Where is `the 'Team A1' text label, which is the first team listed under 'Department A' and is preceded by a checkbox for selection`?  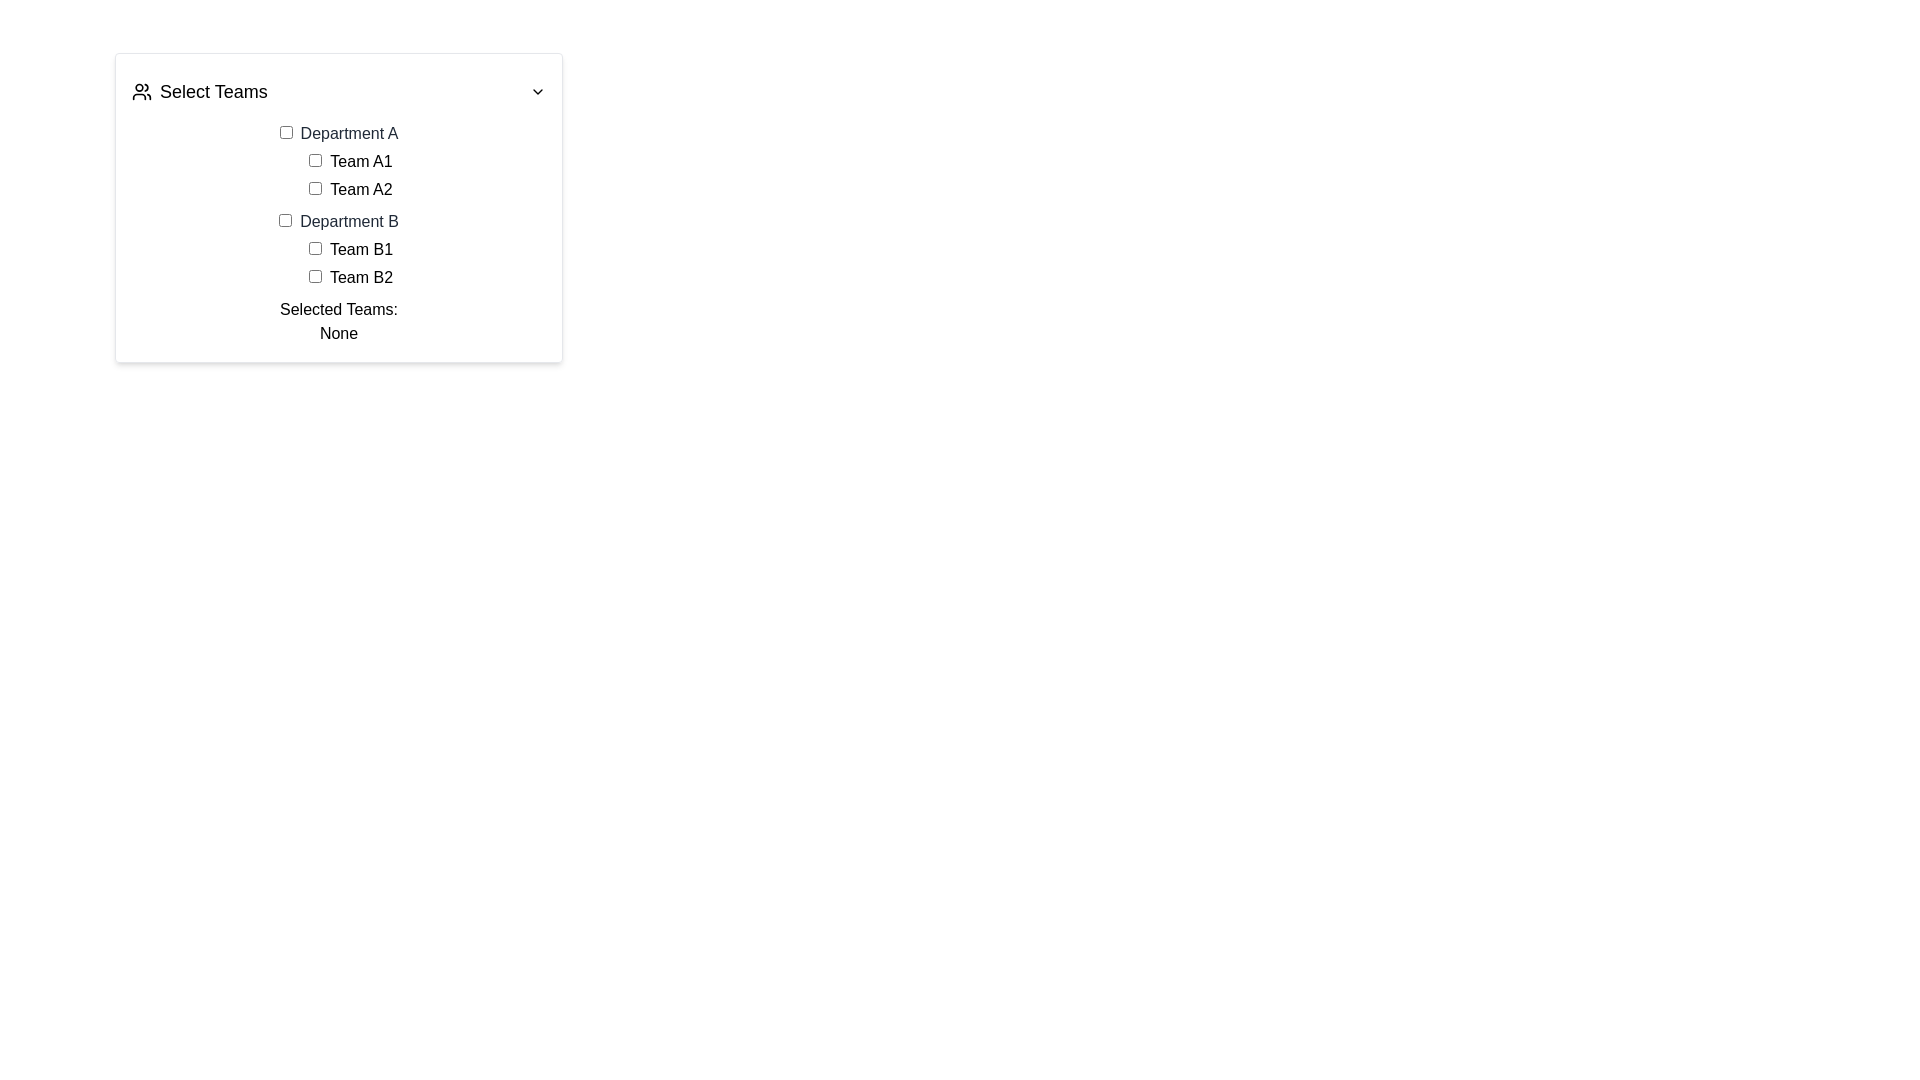 the 'Team A1' text label, which is the first team listed under 'Department A' and is preceded by a checkbox for selection is located at coordinates (350, 161).